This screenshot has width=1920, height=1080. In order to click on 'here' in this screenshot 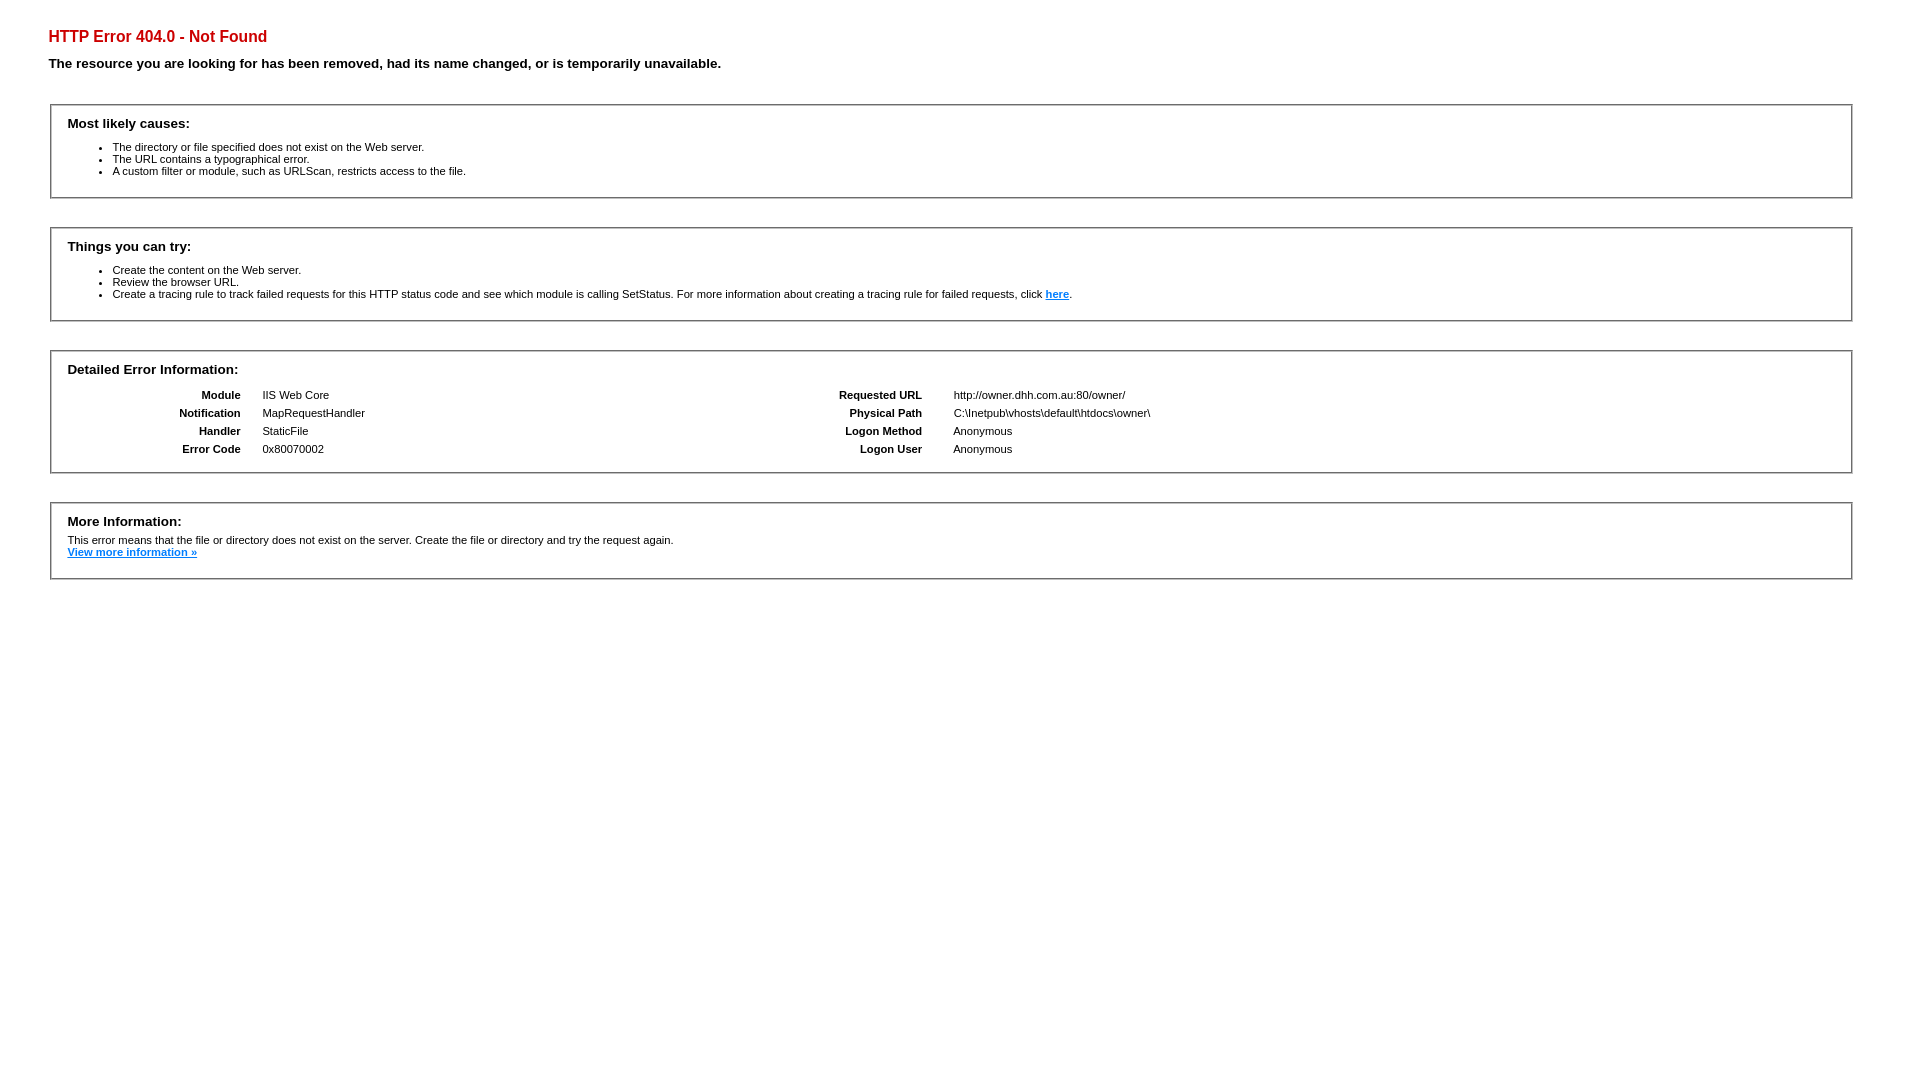, I will do `click(1045, 293)`.